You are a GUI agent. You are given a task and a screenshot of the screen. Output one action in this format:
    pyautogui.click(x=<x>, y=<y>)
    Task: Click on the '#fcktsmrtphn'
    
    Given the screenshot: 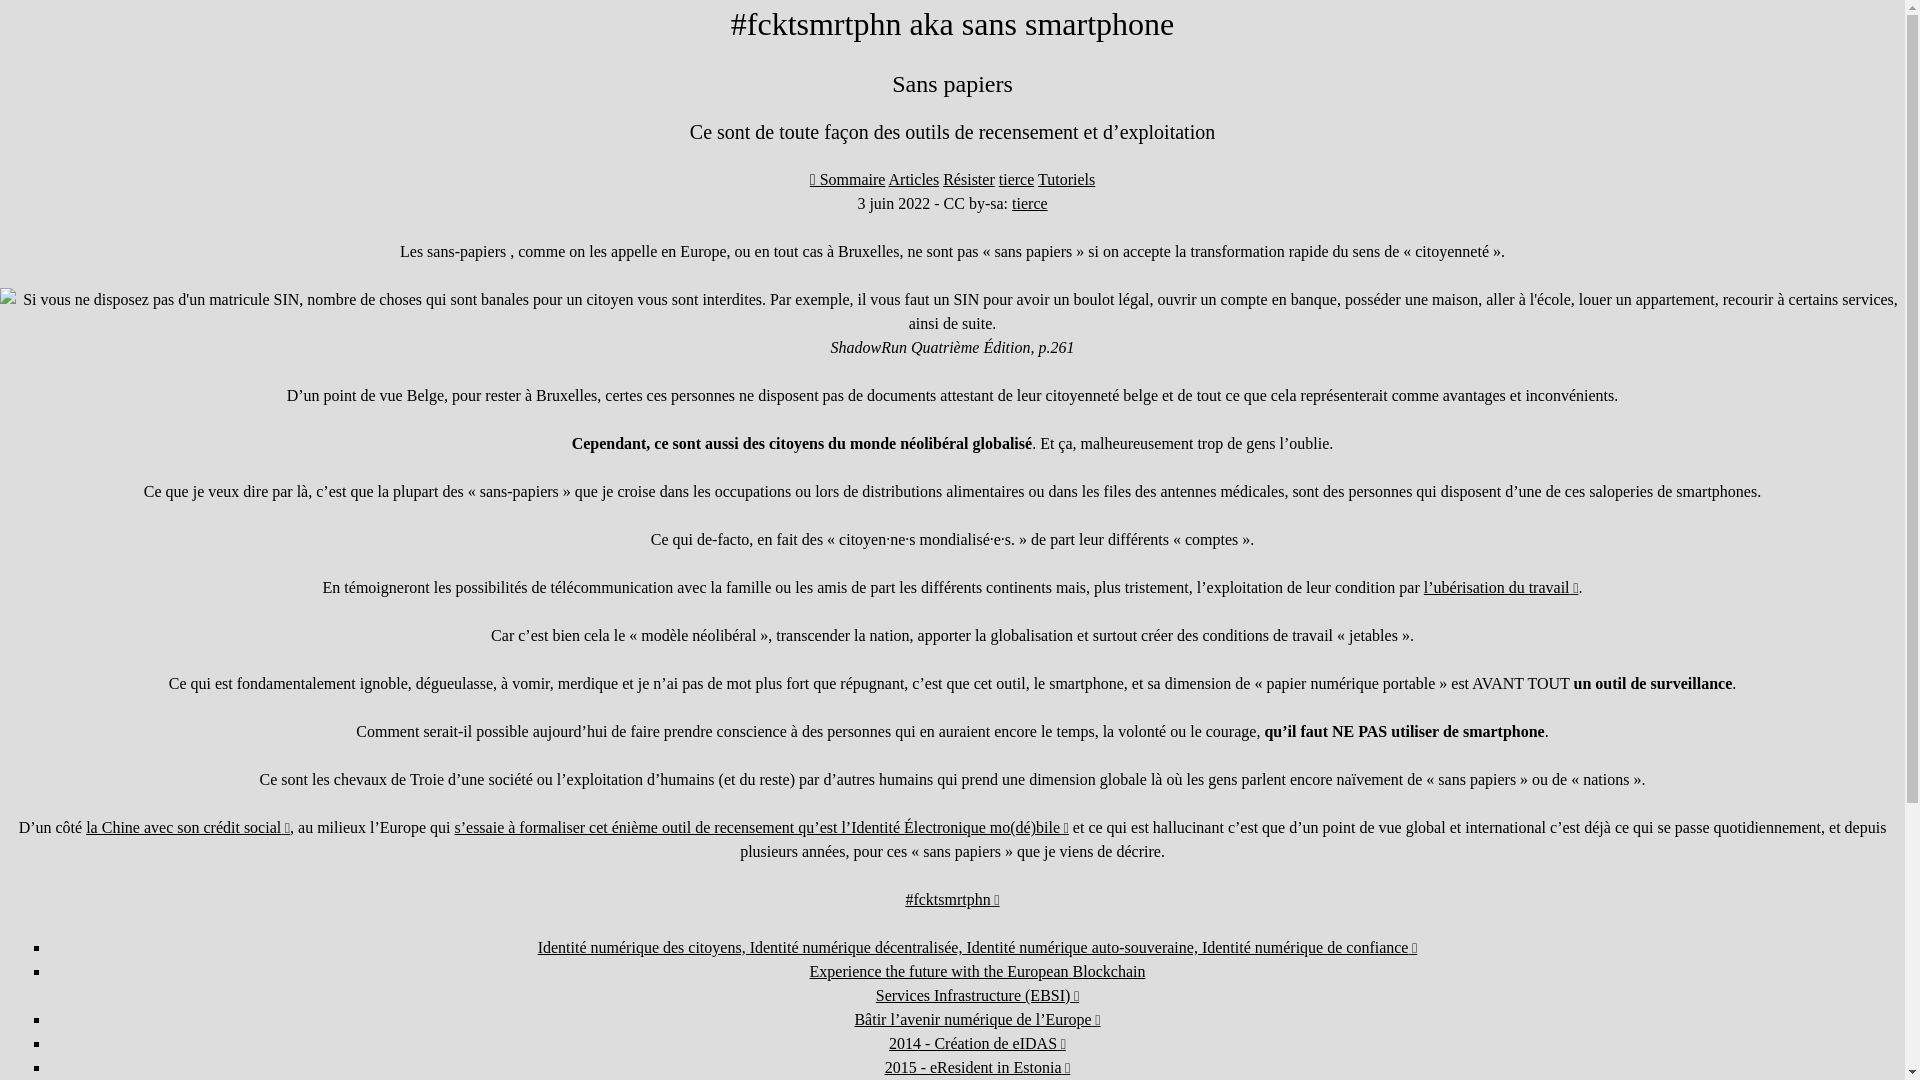 What is the action you would take?
    pyautogui.click(x=904, y=898)
    